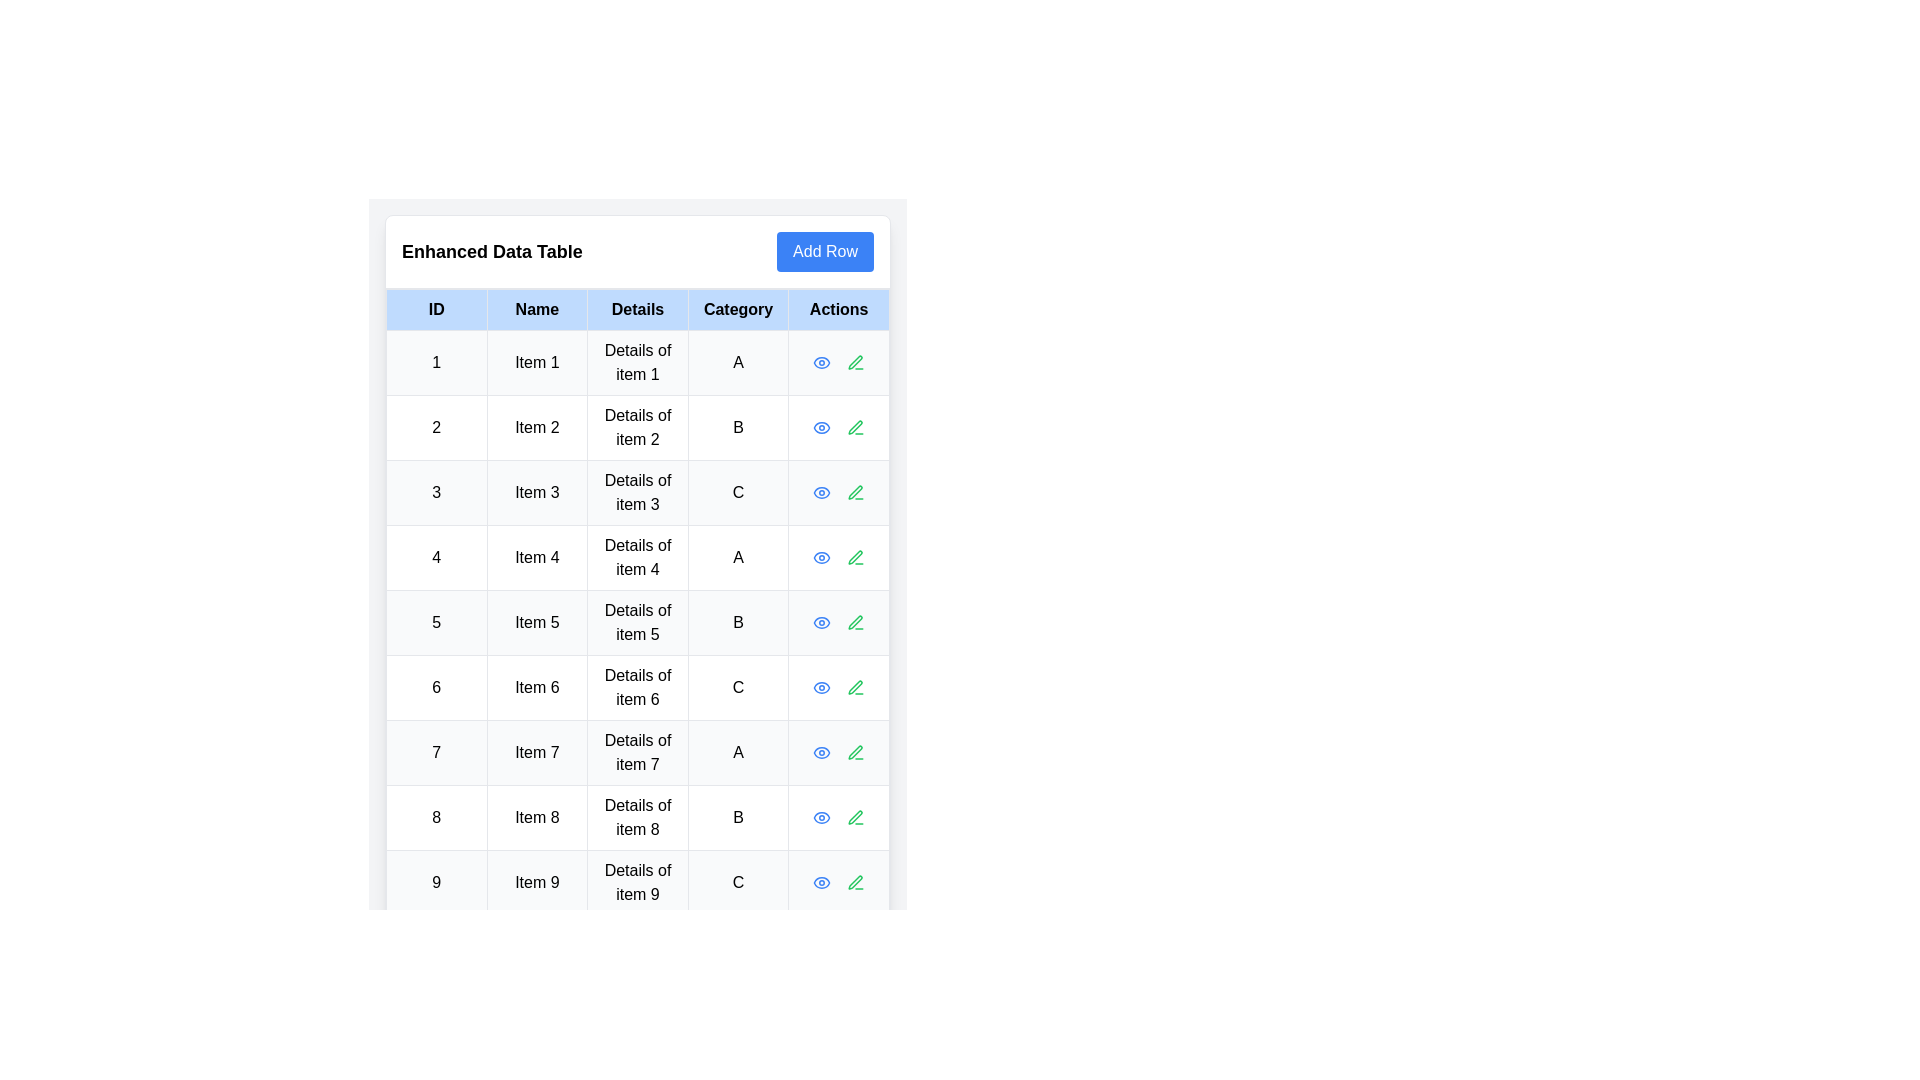 This screenshot has width=1920, height=1080. I want to click on keyboard navigation, so click(856, 427).